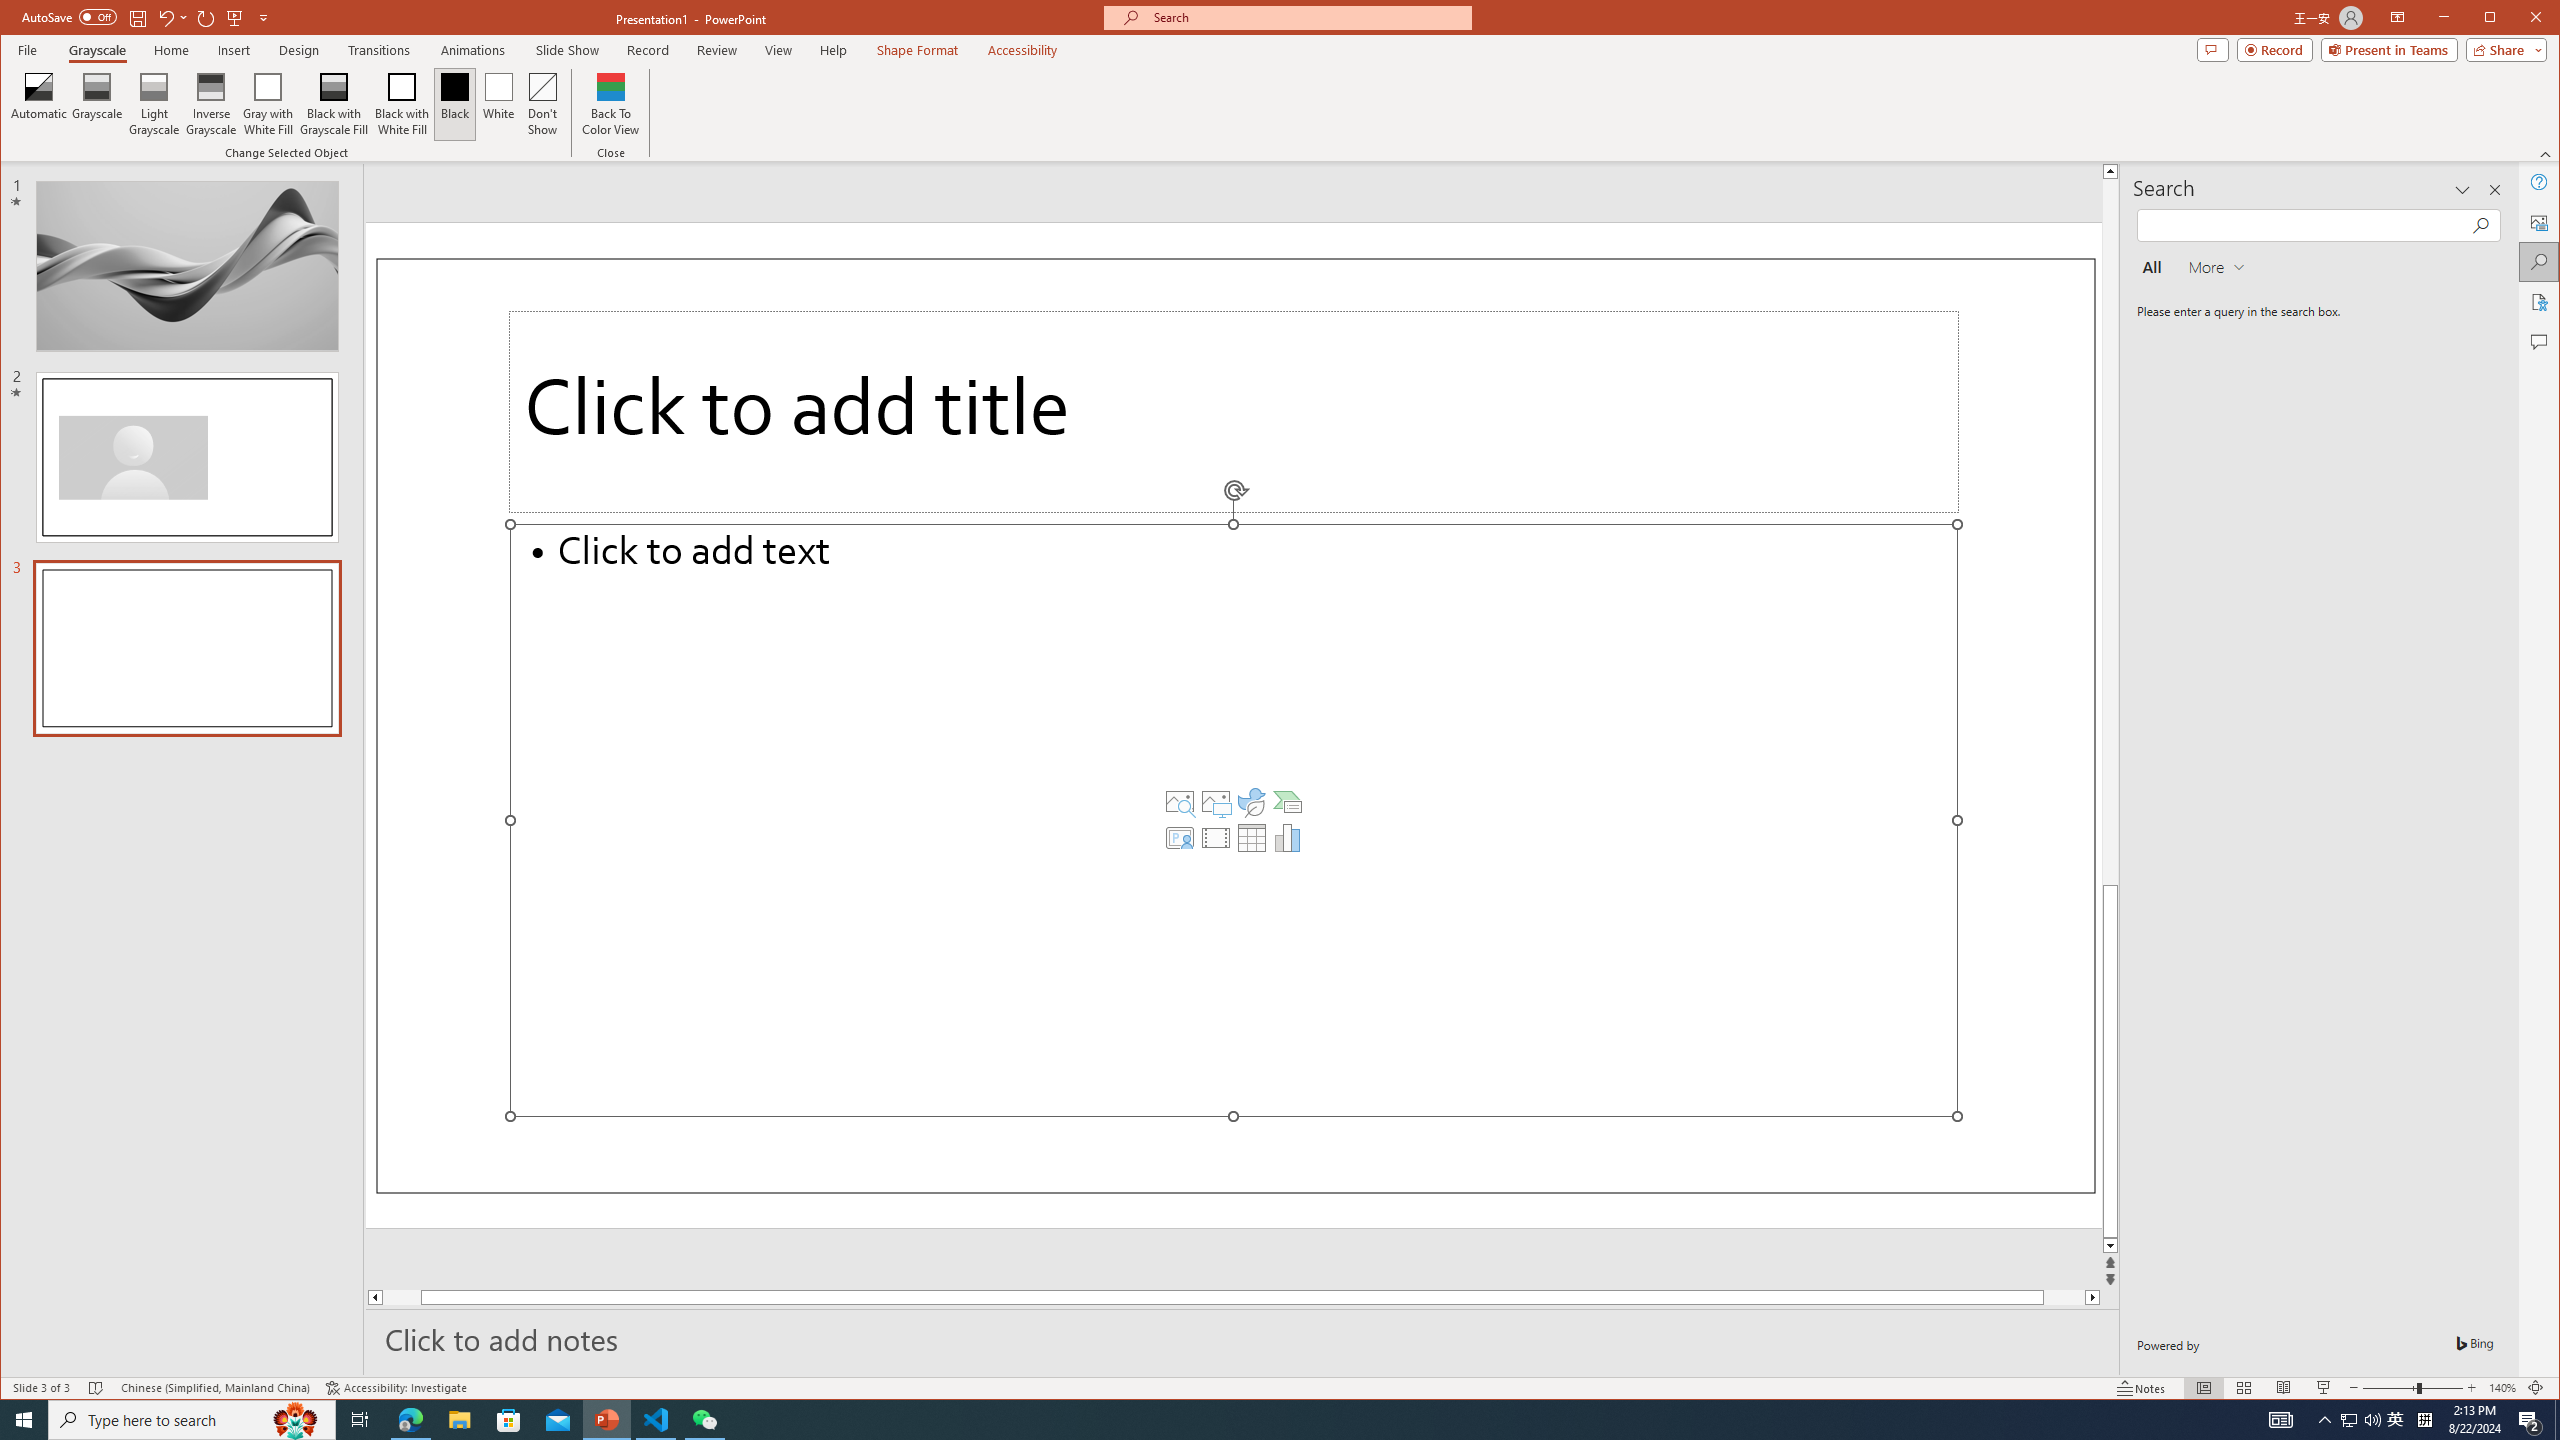  I want to click on 'WeChat - 1 running window', so click(705, 1418).